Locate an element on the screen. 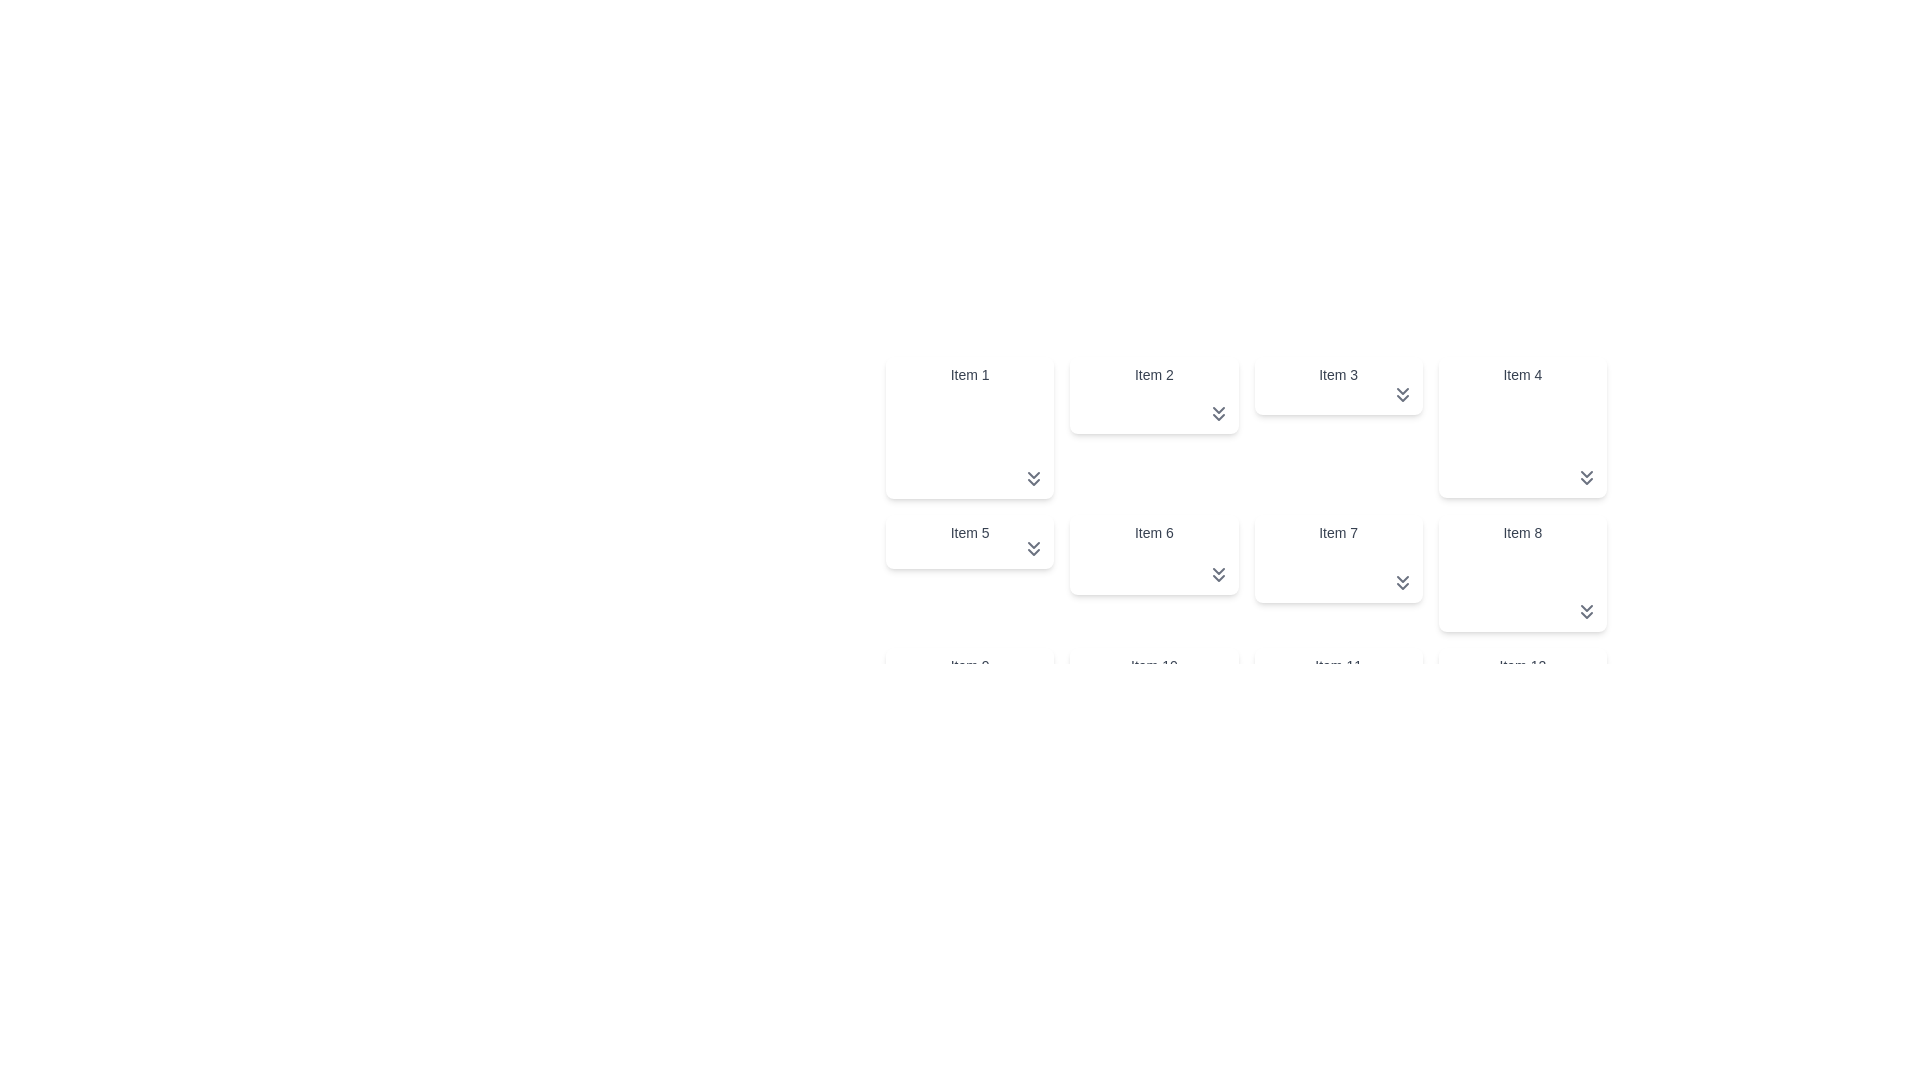 This screenshot has height=1080, width=1920. the downward double-chevron icon button located in the bottom-right corner of the 'Item 4' card is located at coordinates (1586, 478).